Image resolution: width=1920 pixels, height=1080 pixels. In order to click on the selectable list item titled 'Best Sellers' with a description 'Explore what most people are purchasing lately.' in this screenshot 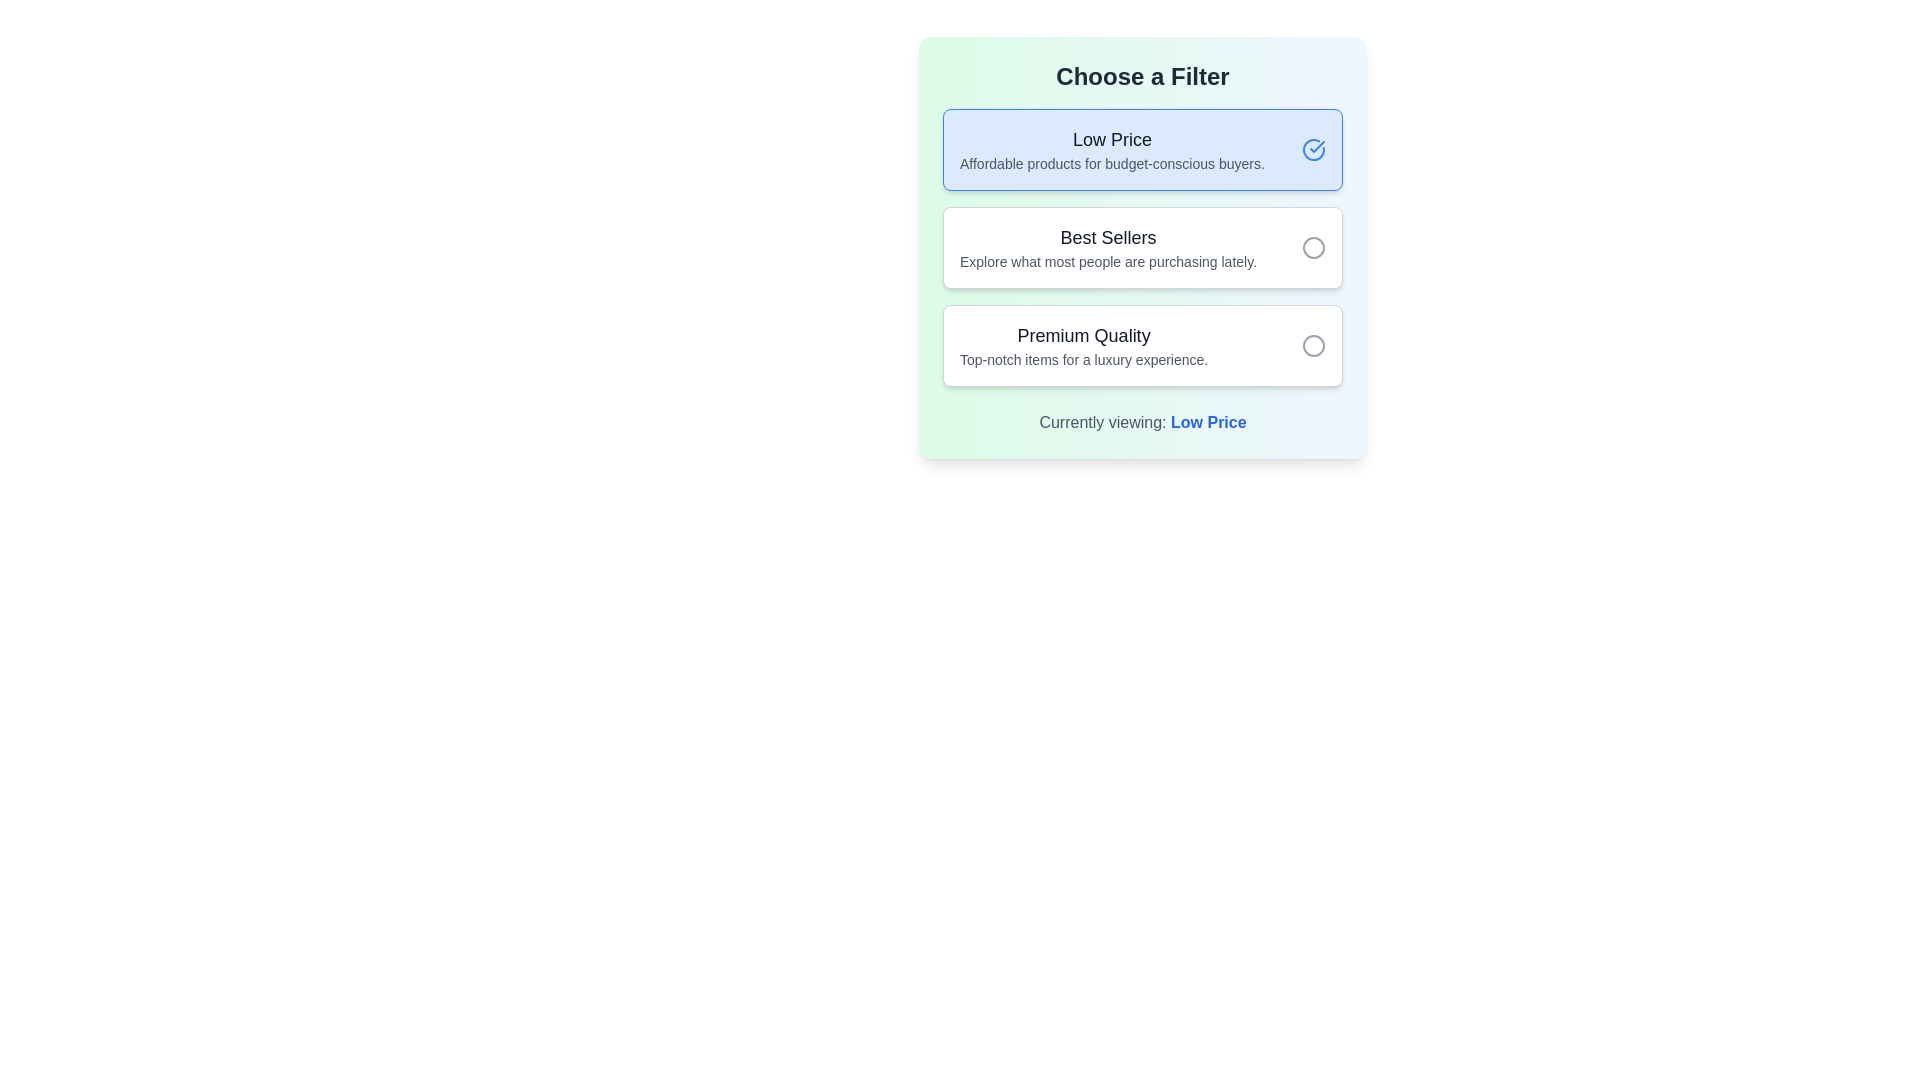, I will do `click(1142, 246)`.